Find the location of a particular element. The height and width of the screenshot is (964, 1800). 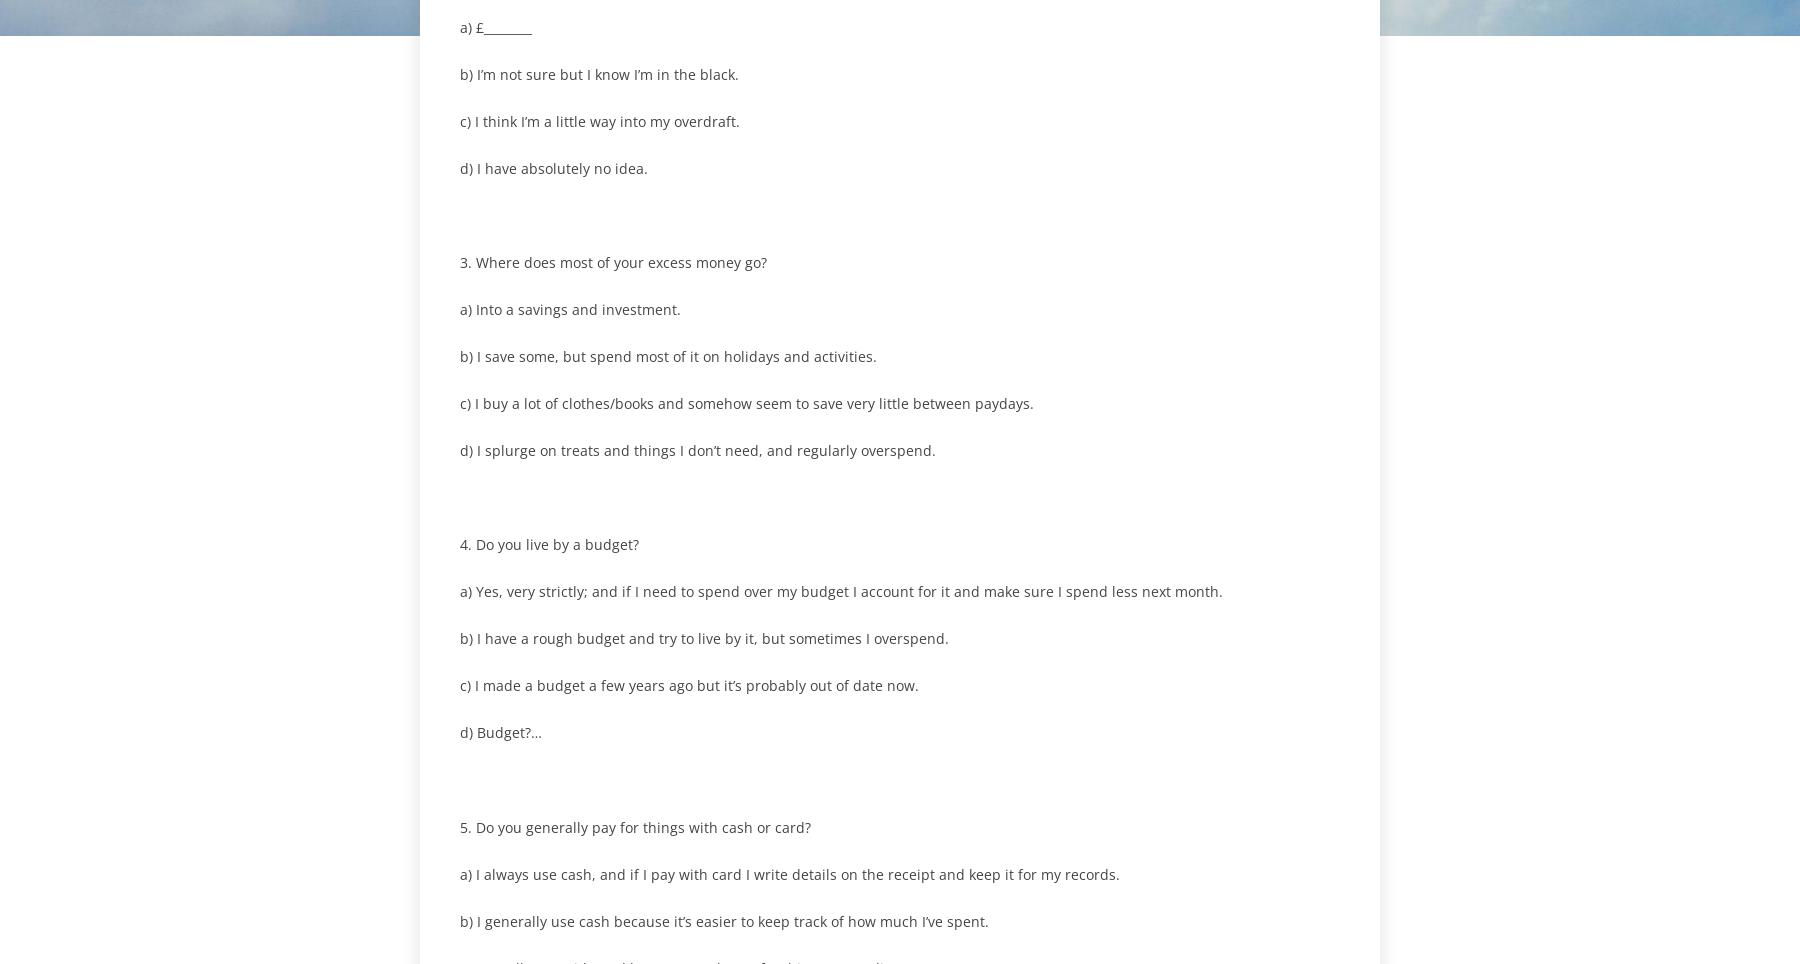

'b) I generally use cash because it’s easier to keep track of how much I’ve spent.' is located at coordinates (459, 919).